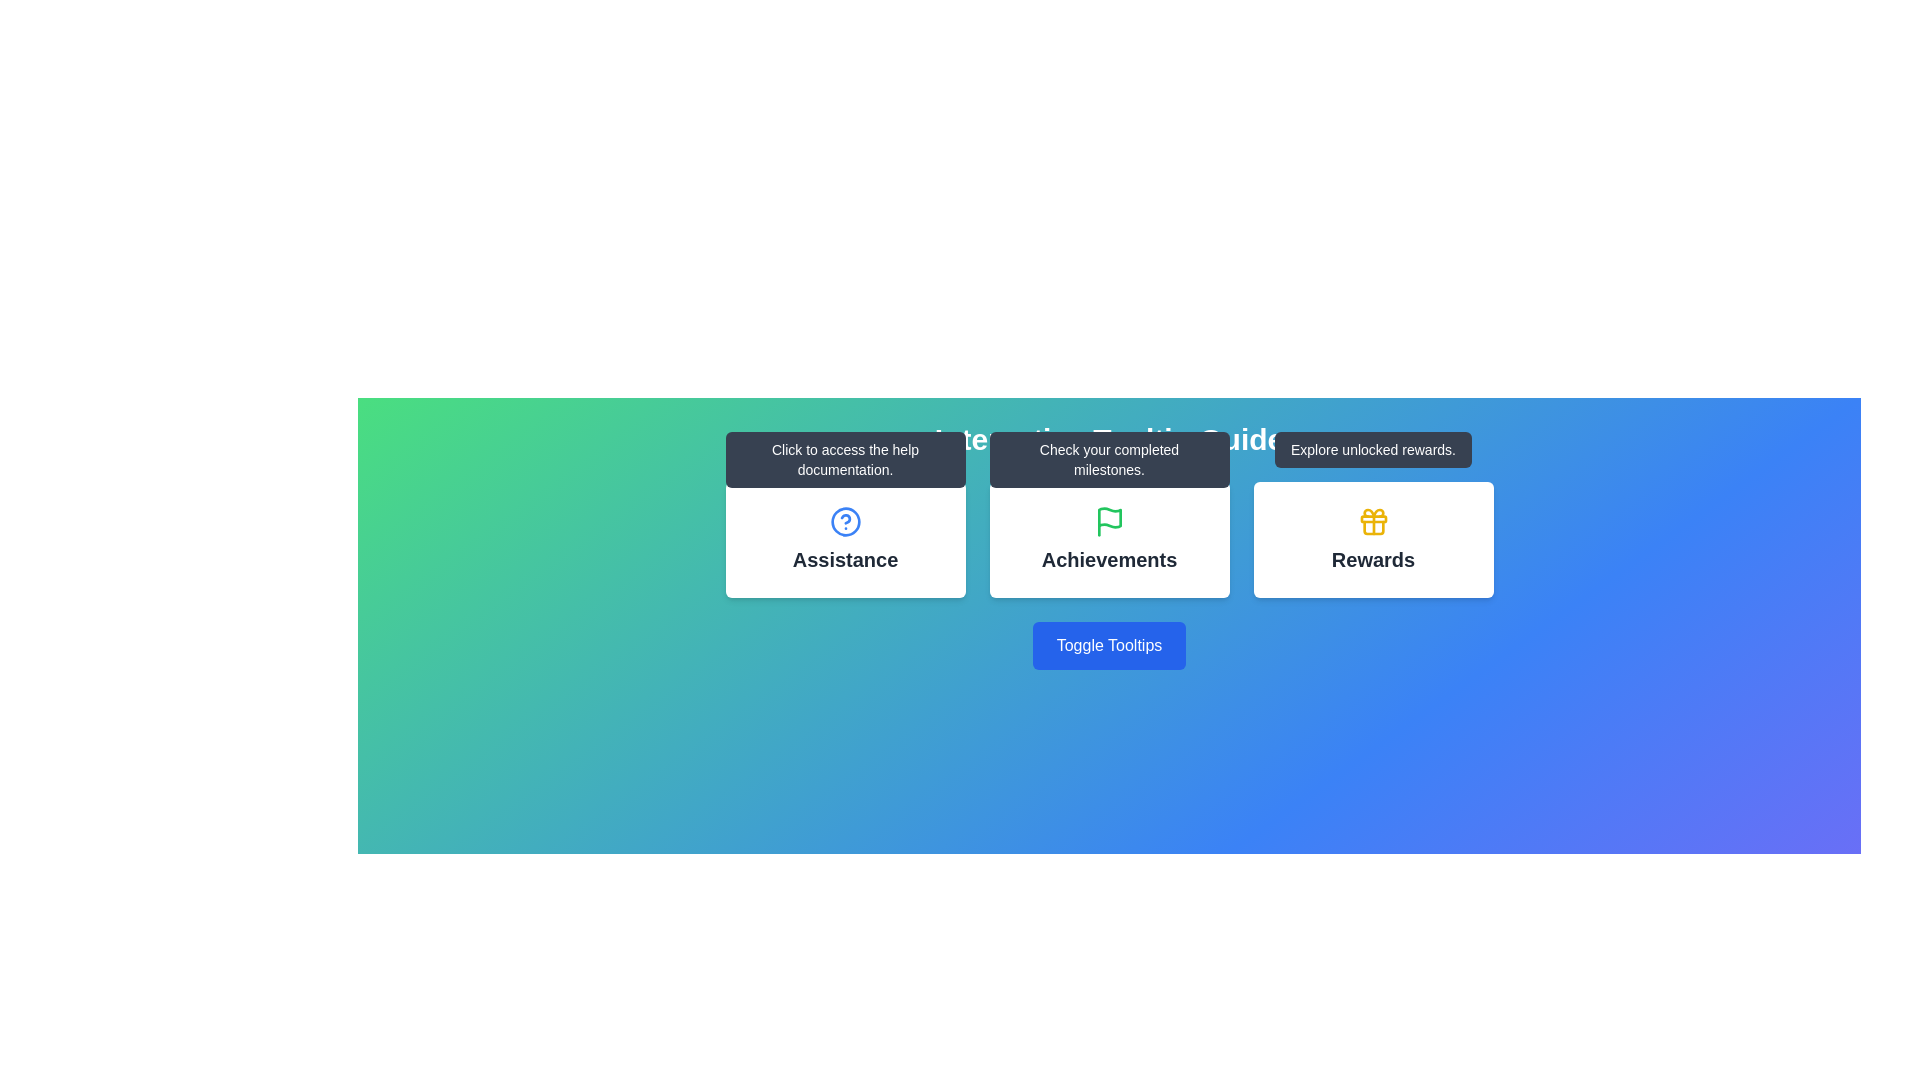 Image resolution: width=1920 pixels, height=1080 pixels. I want to click on the circular help icon with a blue outline and a question mark inside, located at the center of the 'Assistance' card, to access the help documentation, so click(845, 520).